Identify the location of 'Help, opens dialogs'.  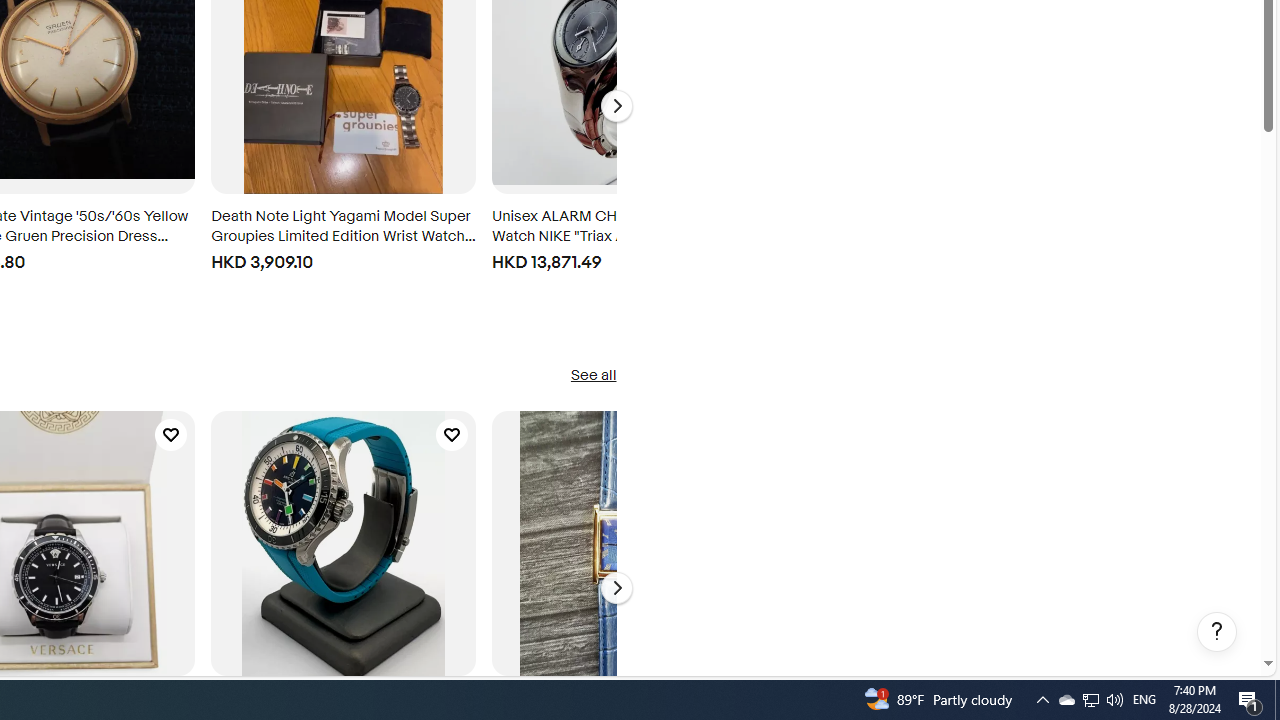
(1216, 632).